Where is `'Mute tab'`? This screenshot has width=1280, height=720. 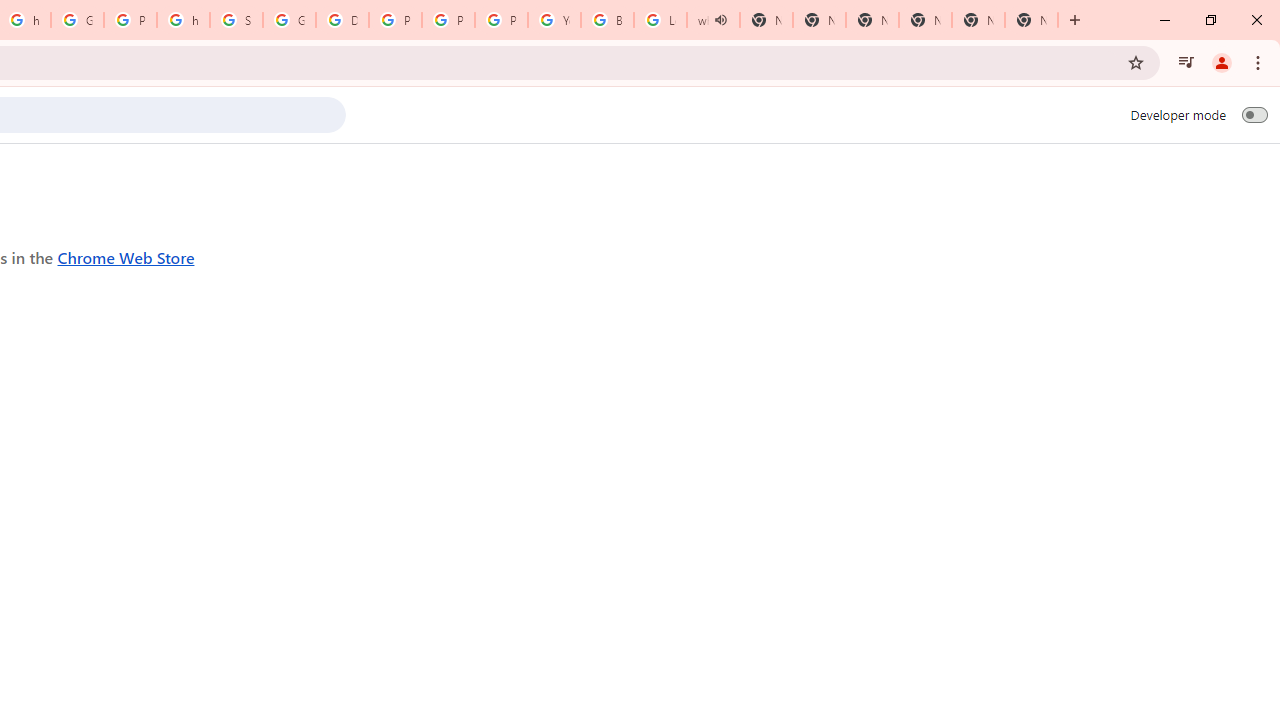
'Mute tab' is located at coordinates (720, 20).